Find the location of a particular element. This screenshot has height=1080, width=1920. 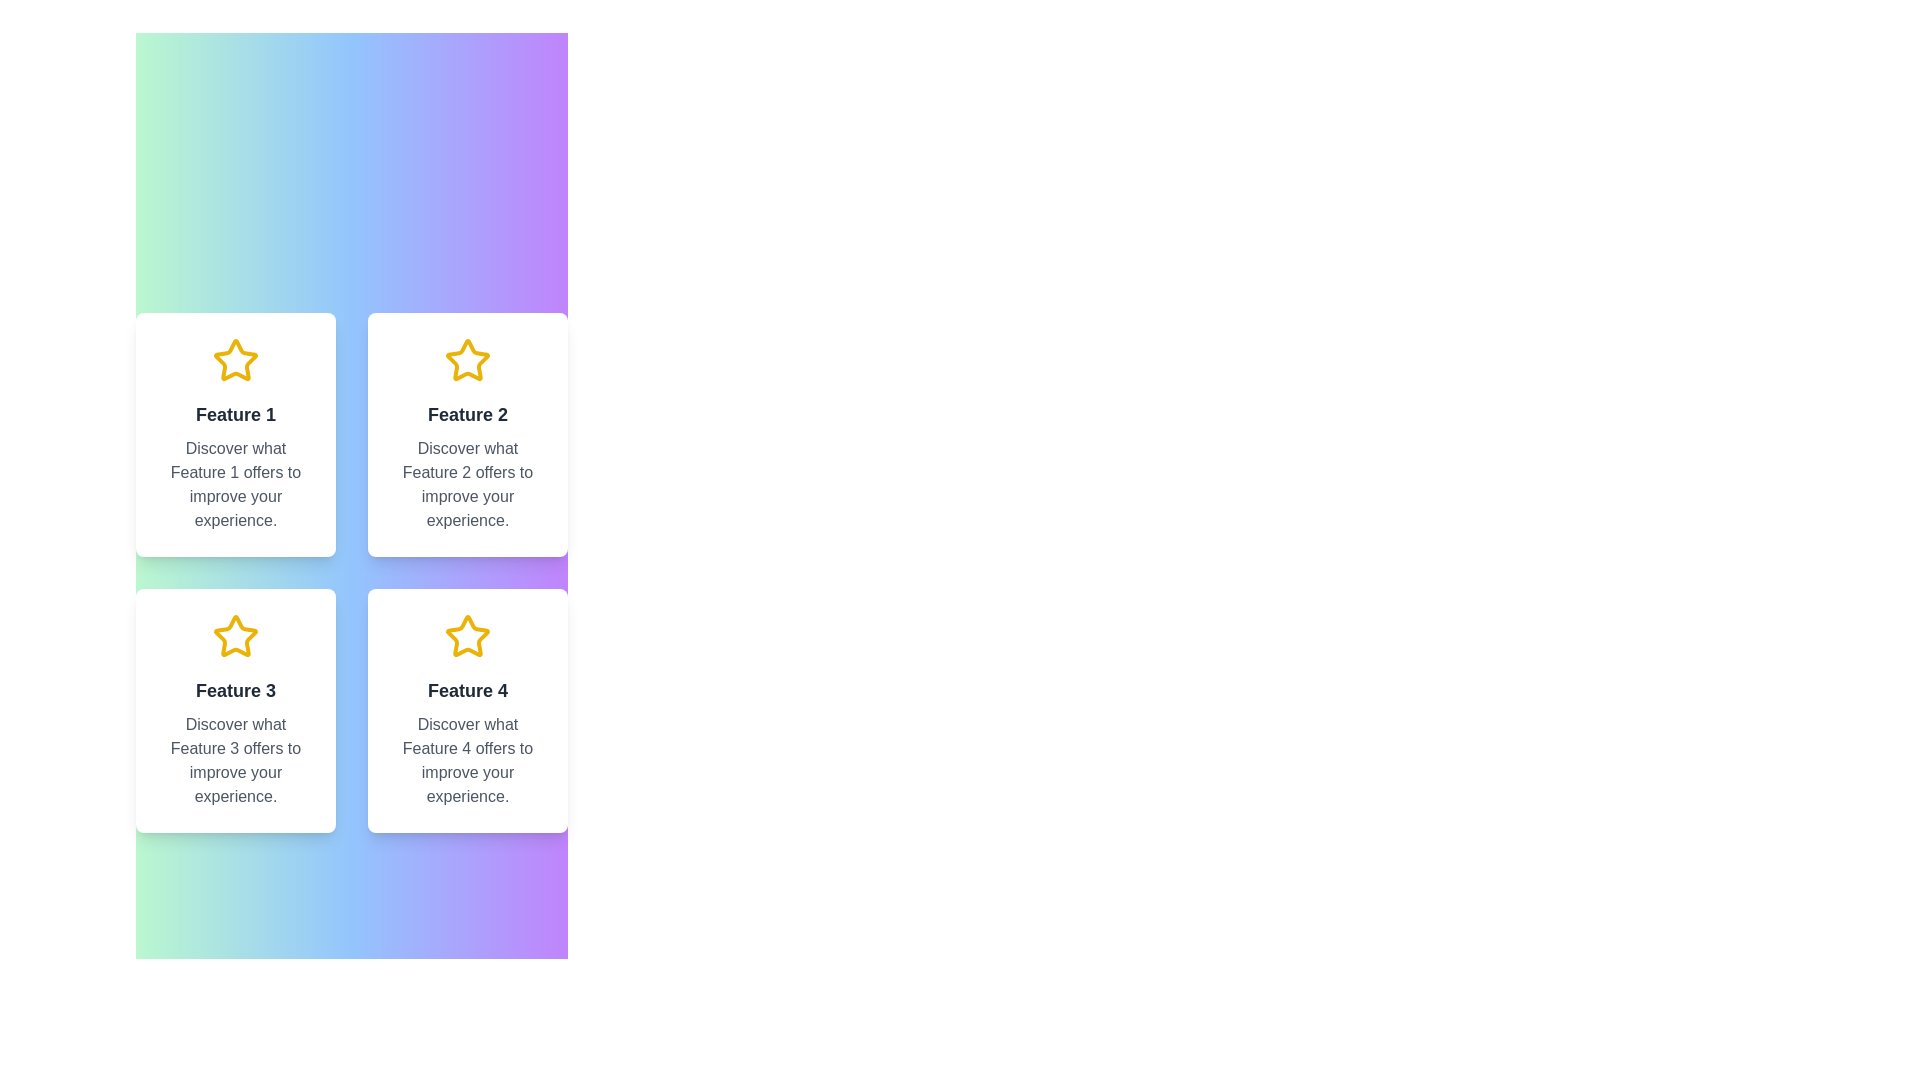

the star icon located in the top-left card of the grid structure, which symbolizes importance or feature highlighting, positioned above the heading 'Feature 1' is located at coordinates (235, 361).